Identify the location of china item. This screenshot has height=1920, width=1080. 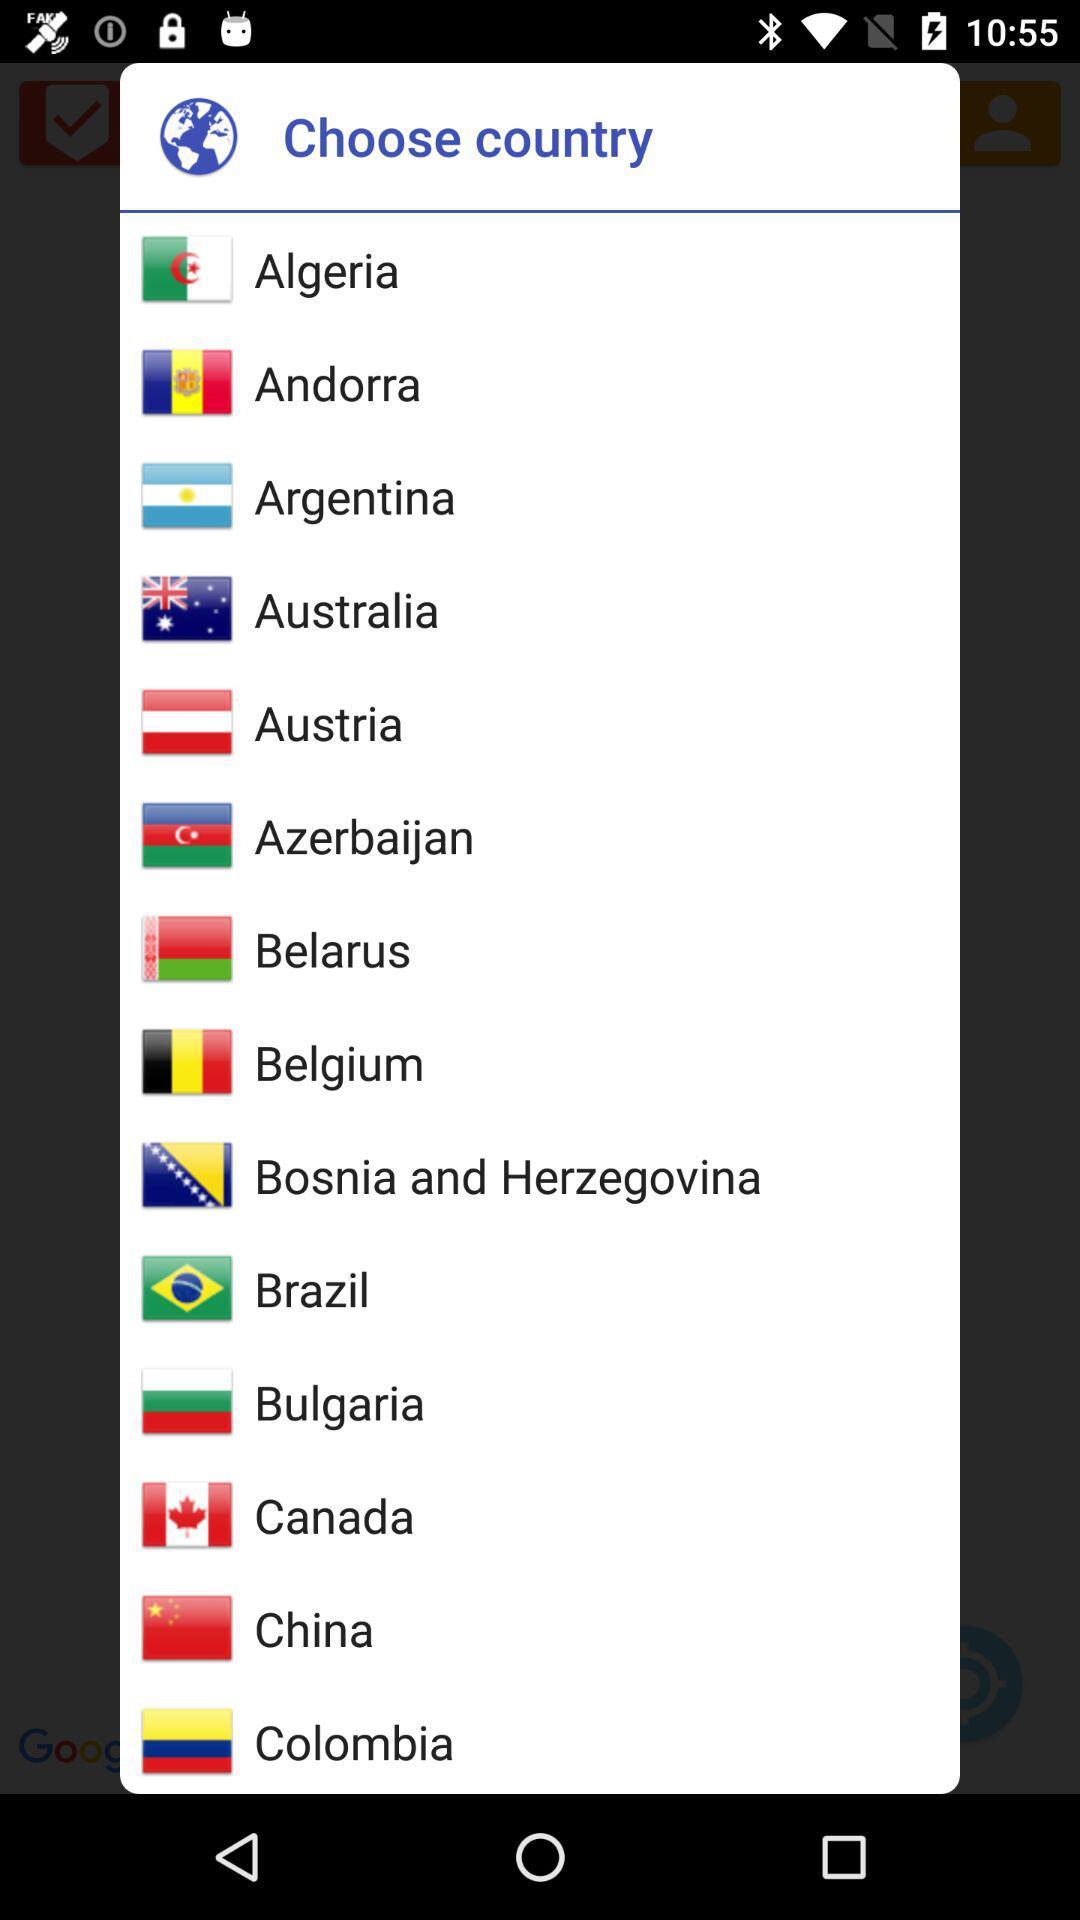
(314, 1628).